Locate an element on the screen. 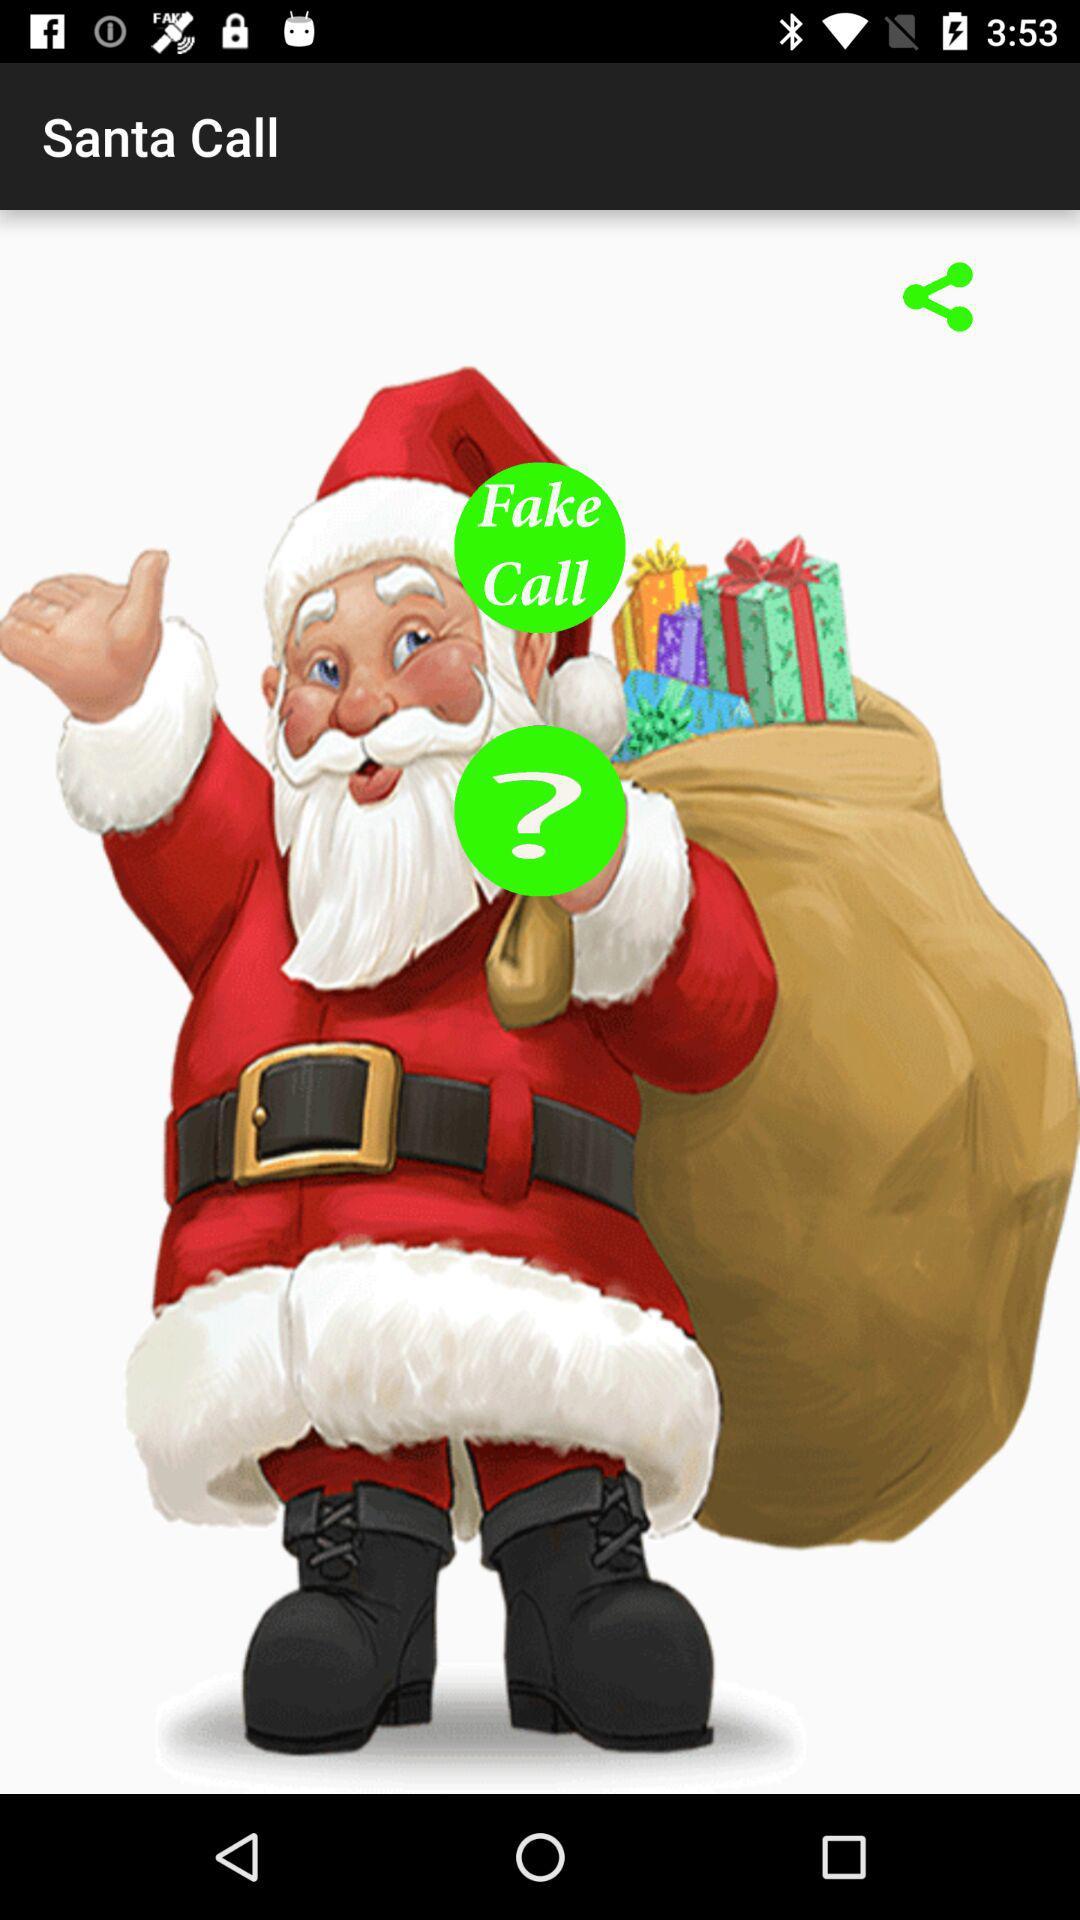 This screenshot has width=1080, height=1920. share is located at coordinates (938, 298).